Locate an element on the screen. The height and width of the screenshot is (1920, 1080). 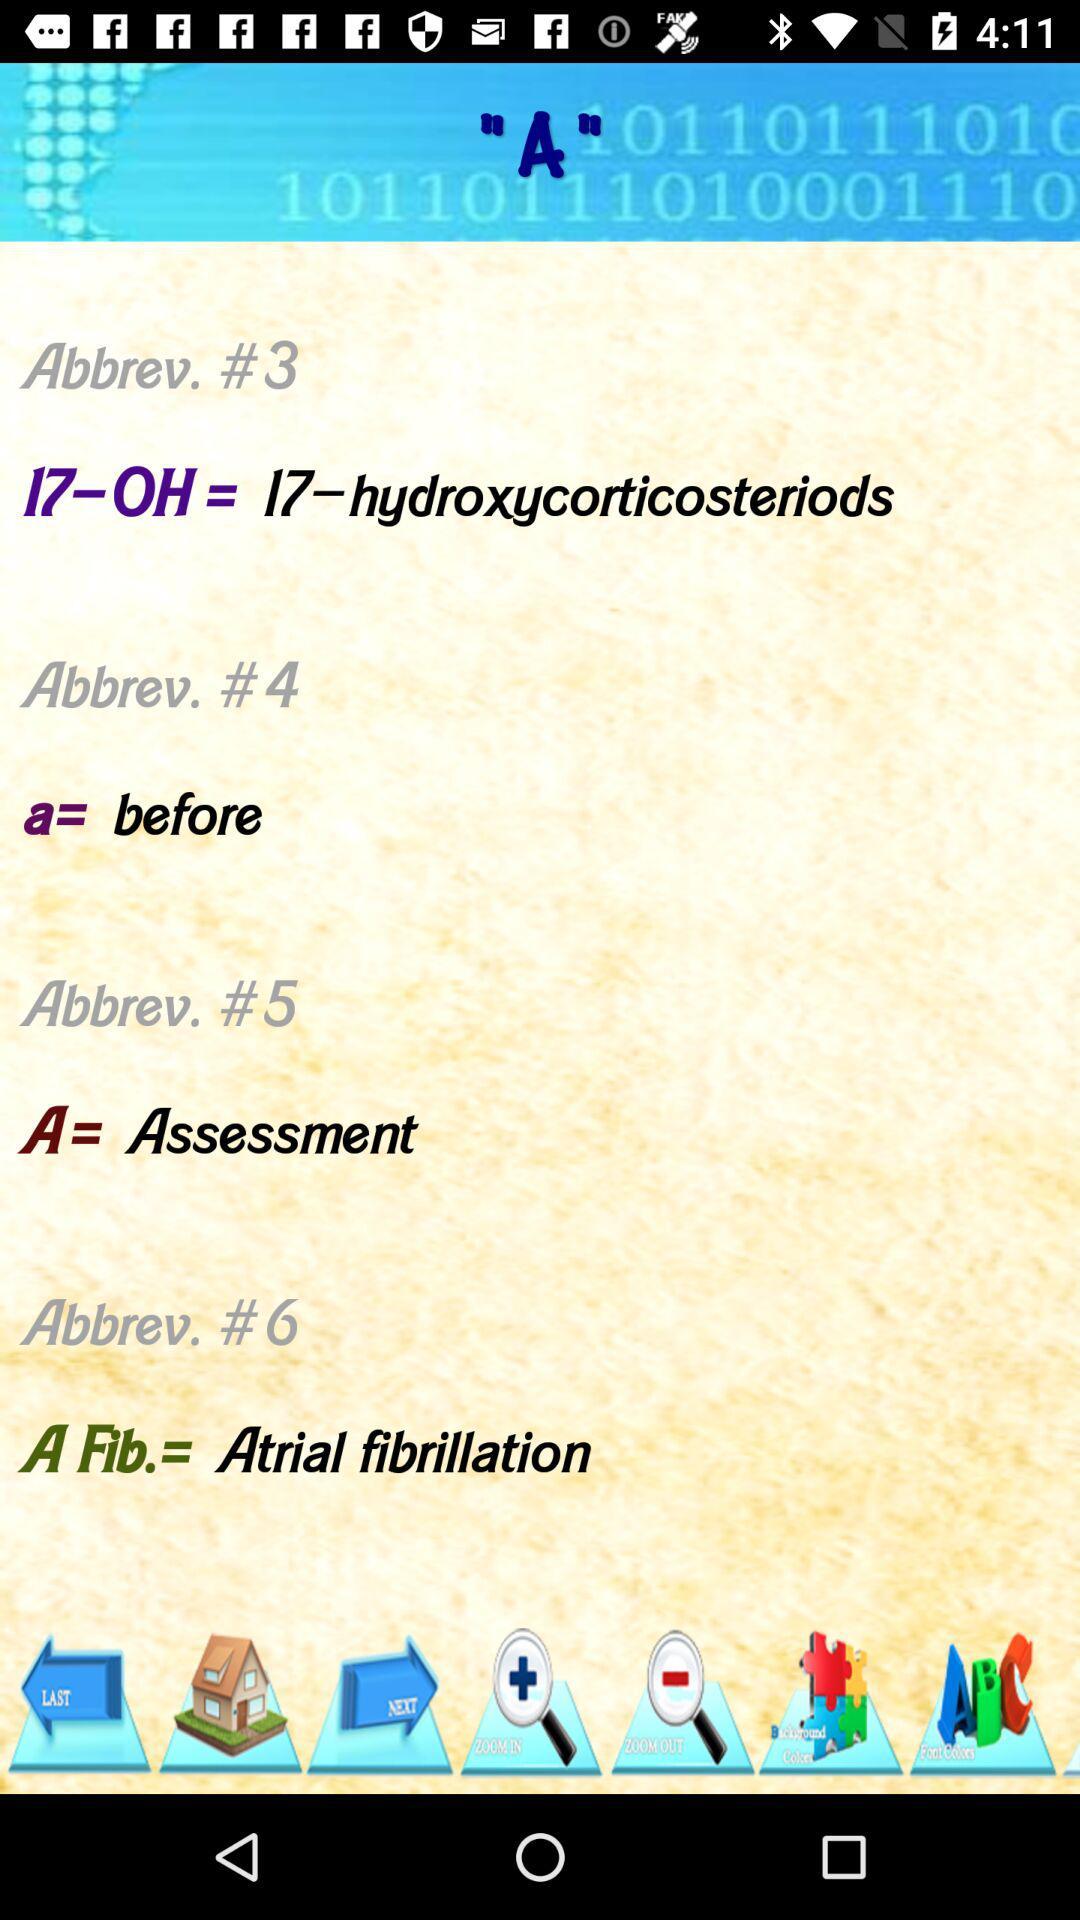
sort alphabetical is located at coordinates (981, 1702).